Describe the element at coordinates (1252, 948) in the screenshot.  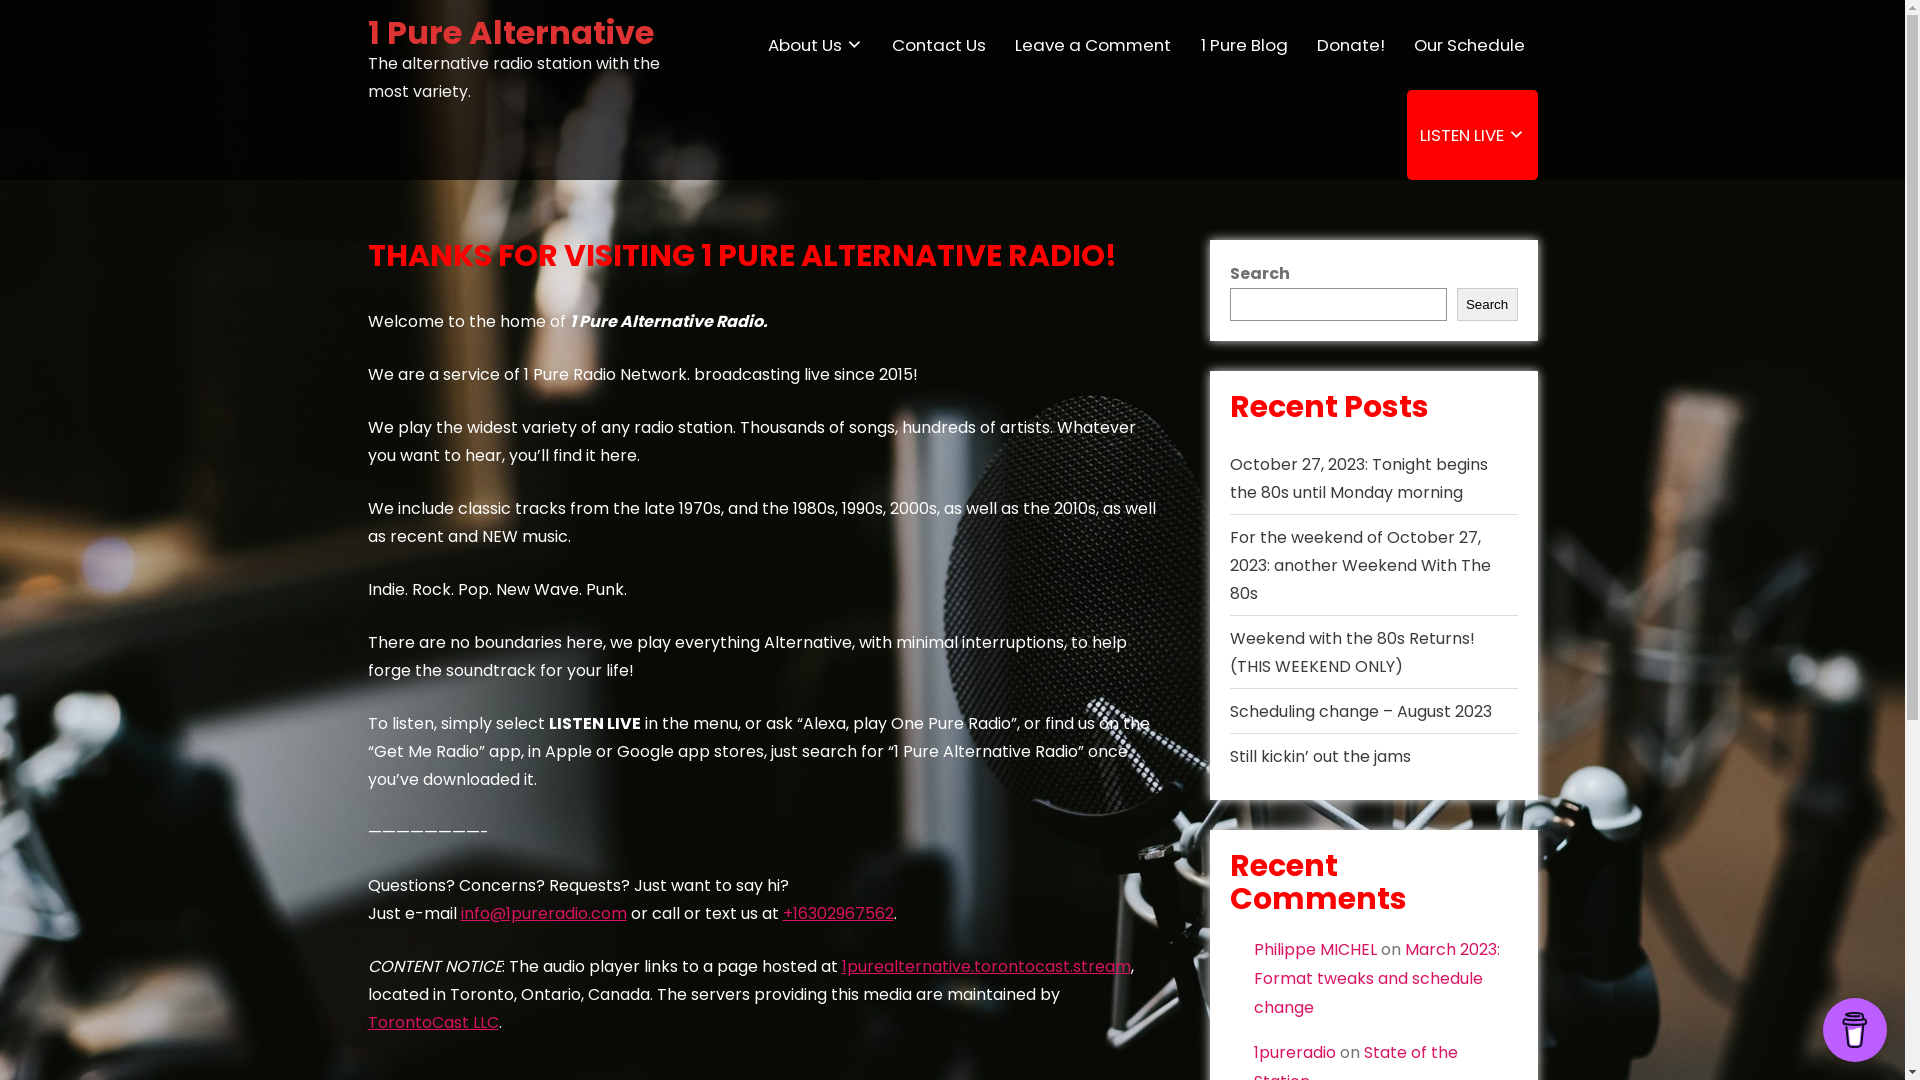
I see `'Philippe MICHEL'` at that location.